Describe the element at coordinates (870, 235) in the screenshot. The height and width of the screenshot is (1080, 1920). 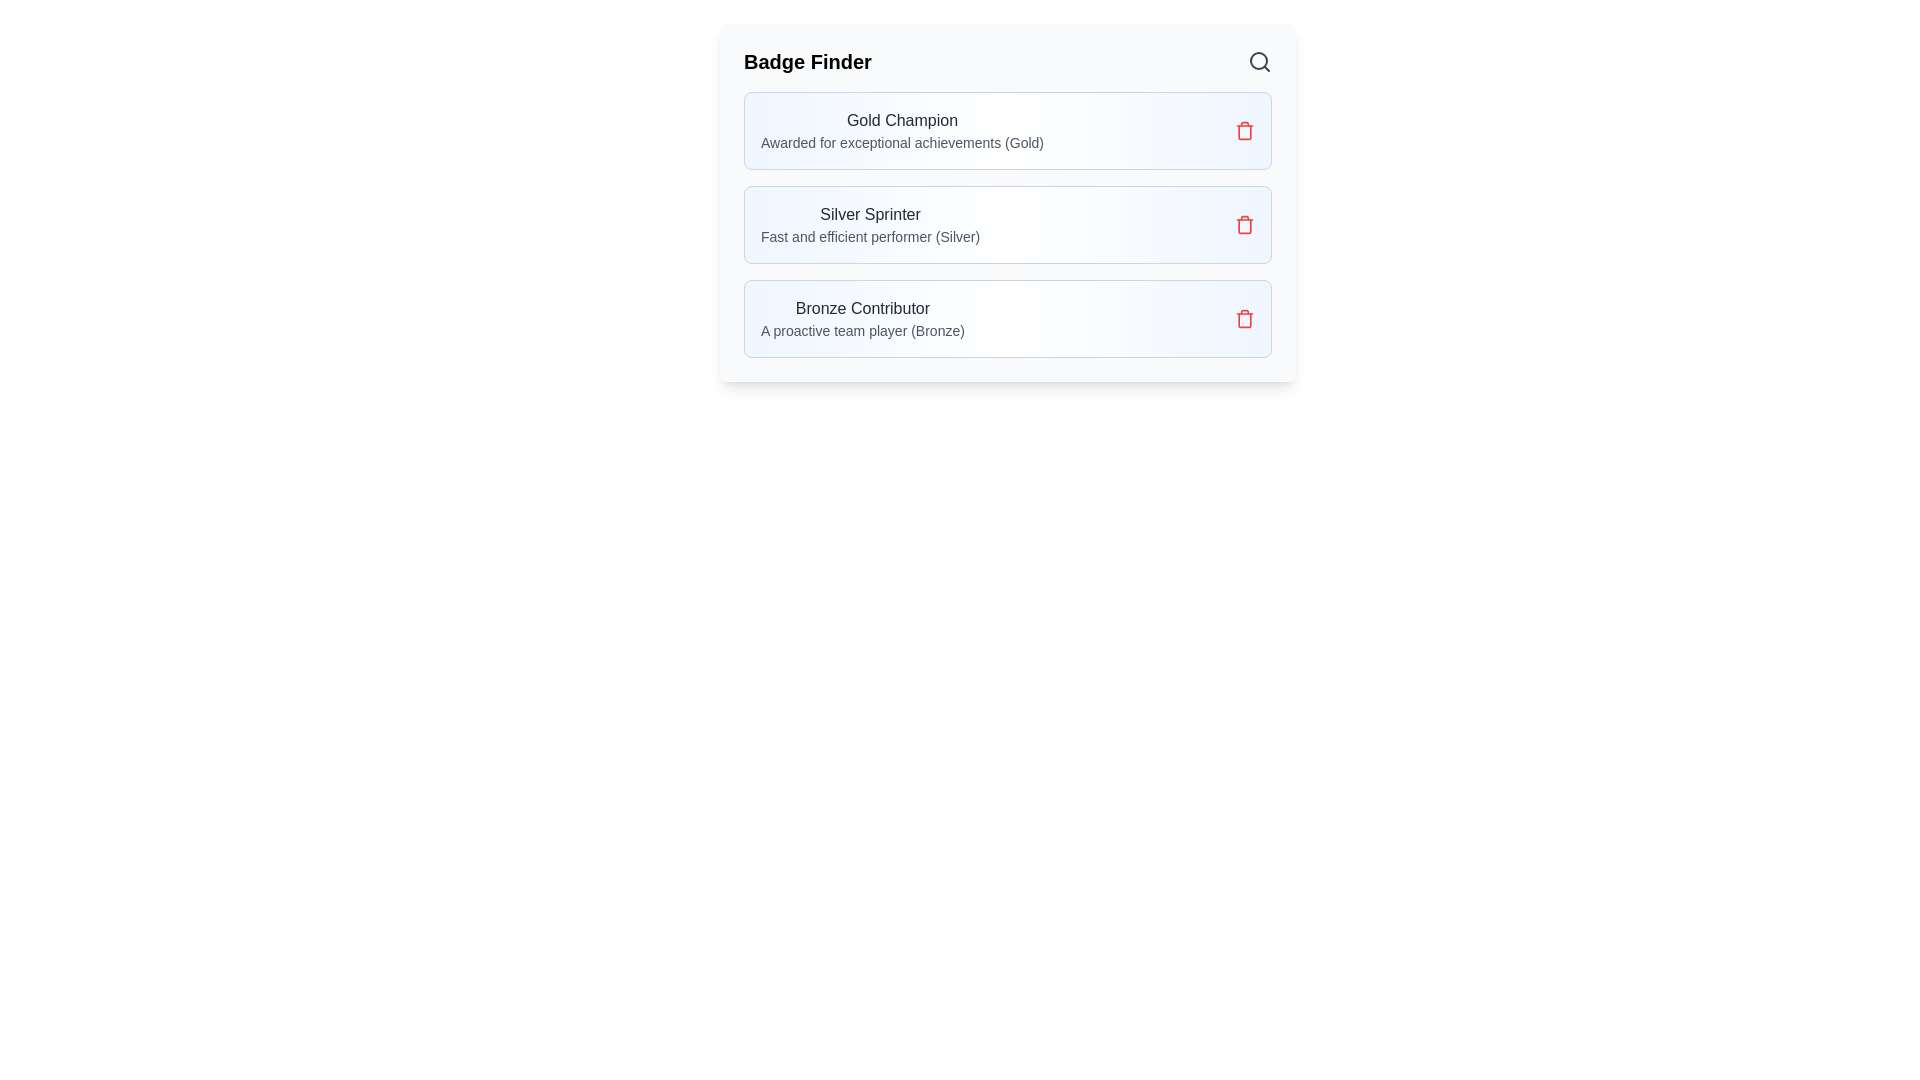
I see `the text label that provides additional descriptive detail for the card titled 'Silver Sprinter', positioned directly beneath the heading within the second card of the vertical list layout` at that location.